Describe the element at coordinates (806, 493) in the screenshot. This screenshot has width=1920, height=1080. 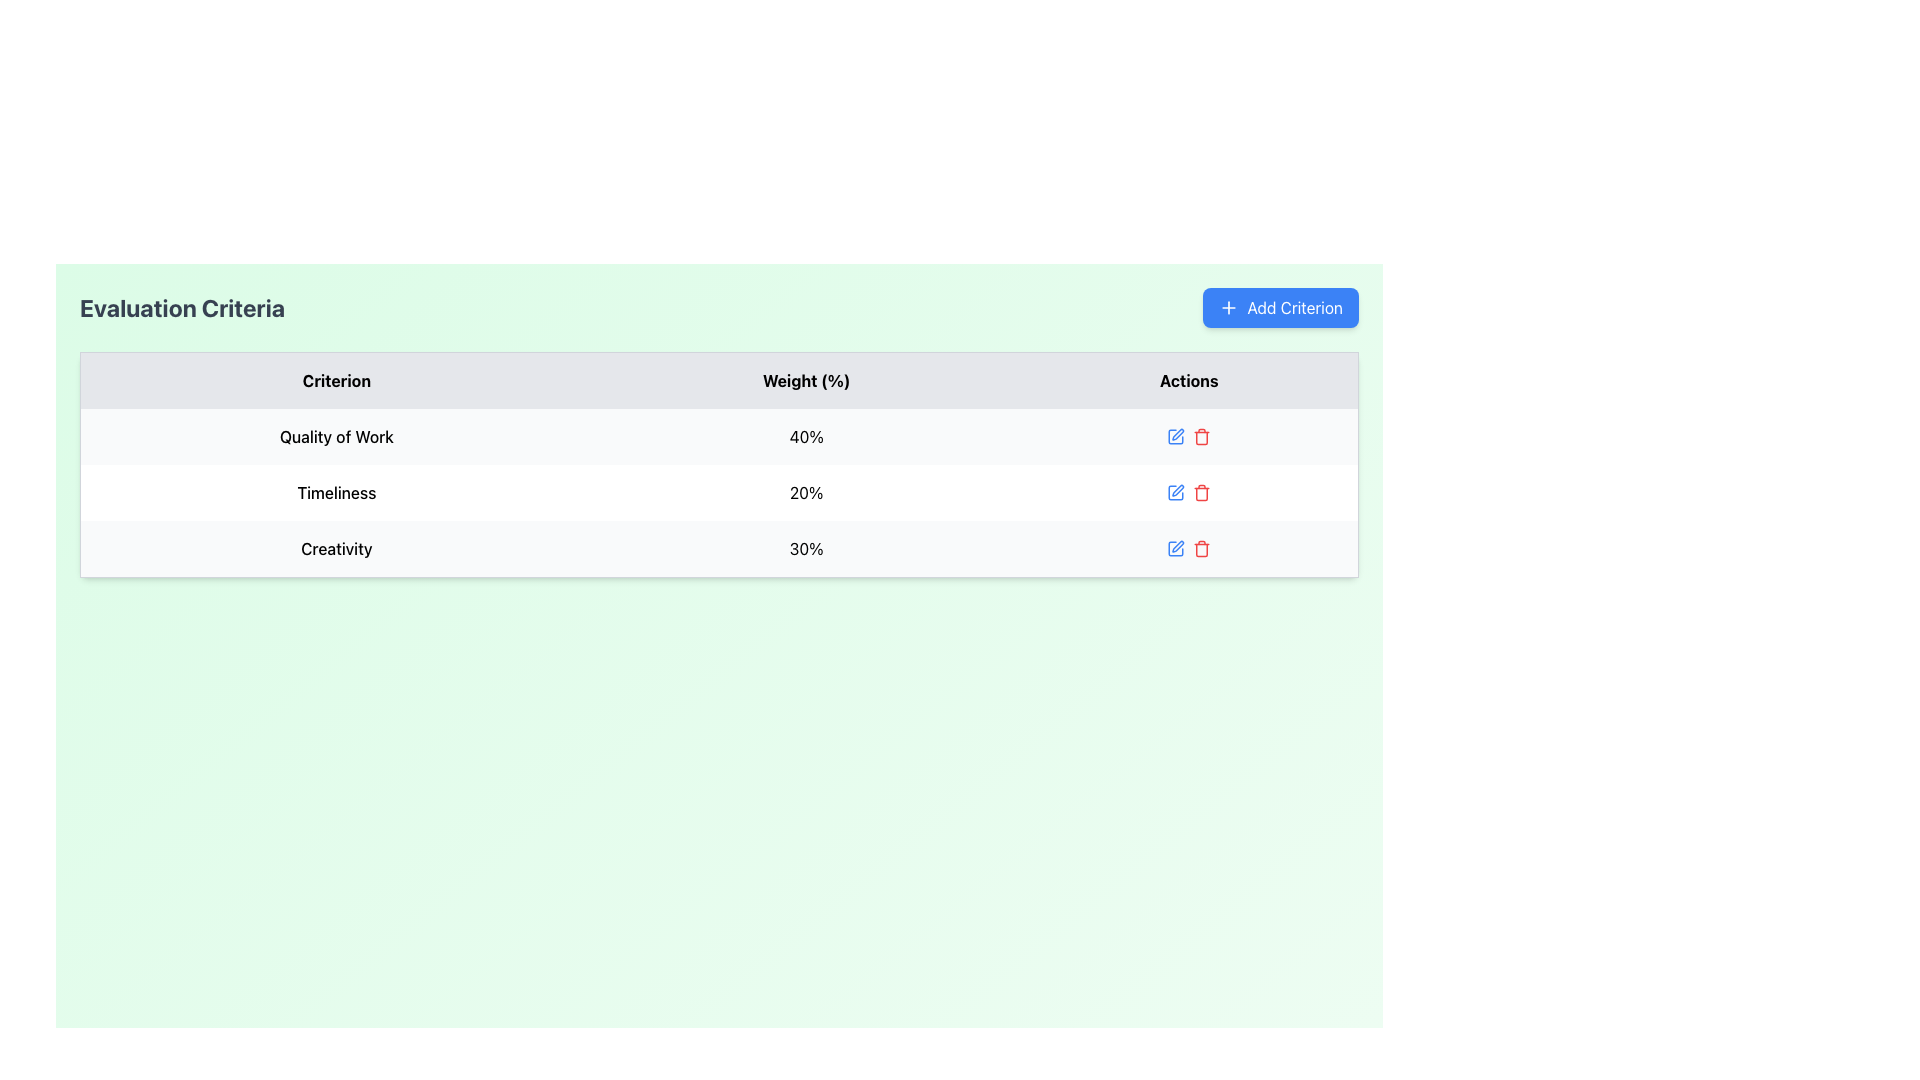
I see `displayed weight percentage for the 'Timeliness' criterion in the second row of the 'Weight (%)' column of the evaluation criteria table` at that location.